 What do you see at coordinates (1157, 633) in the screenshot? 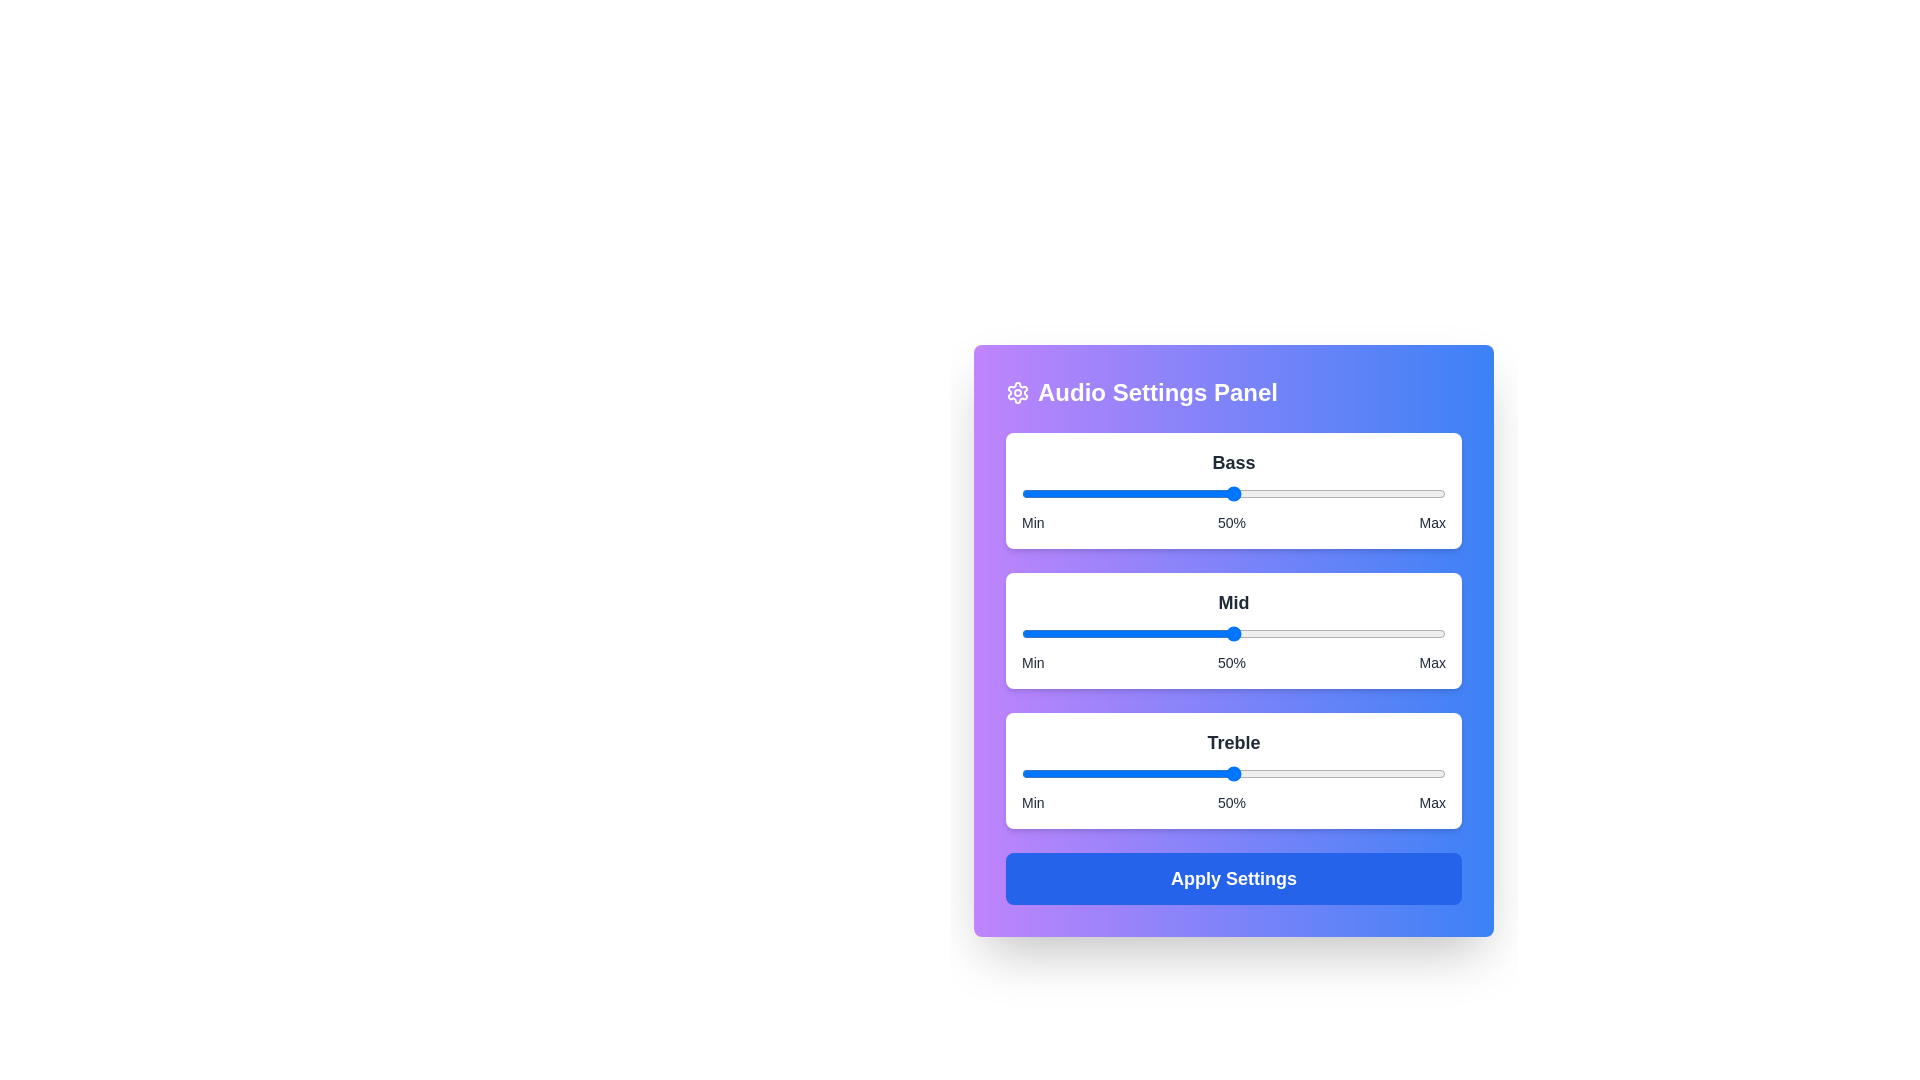
I see `slider` at bounding box center [1157, 633].